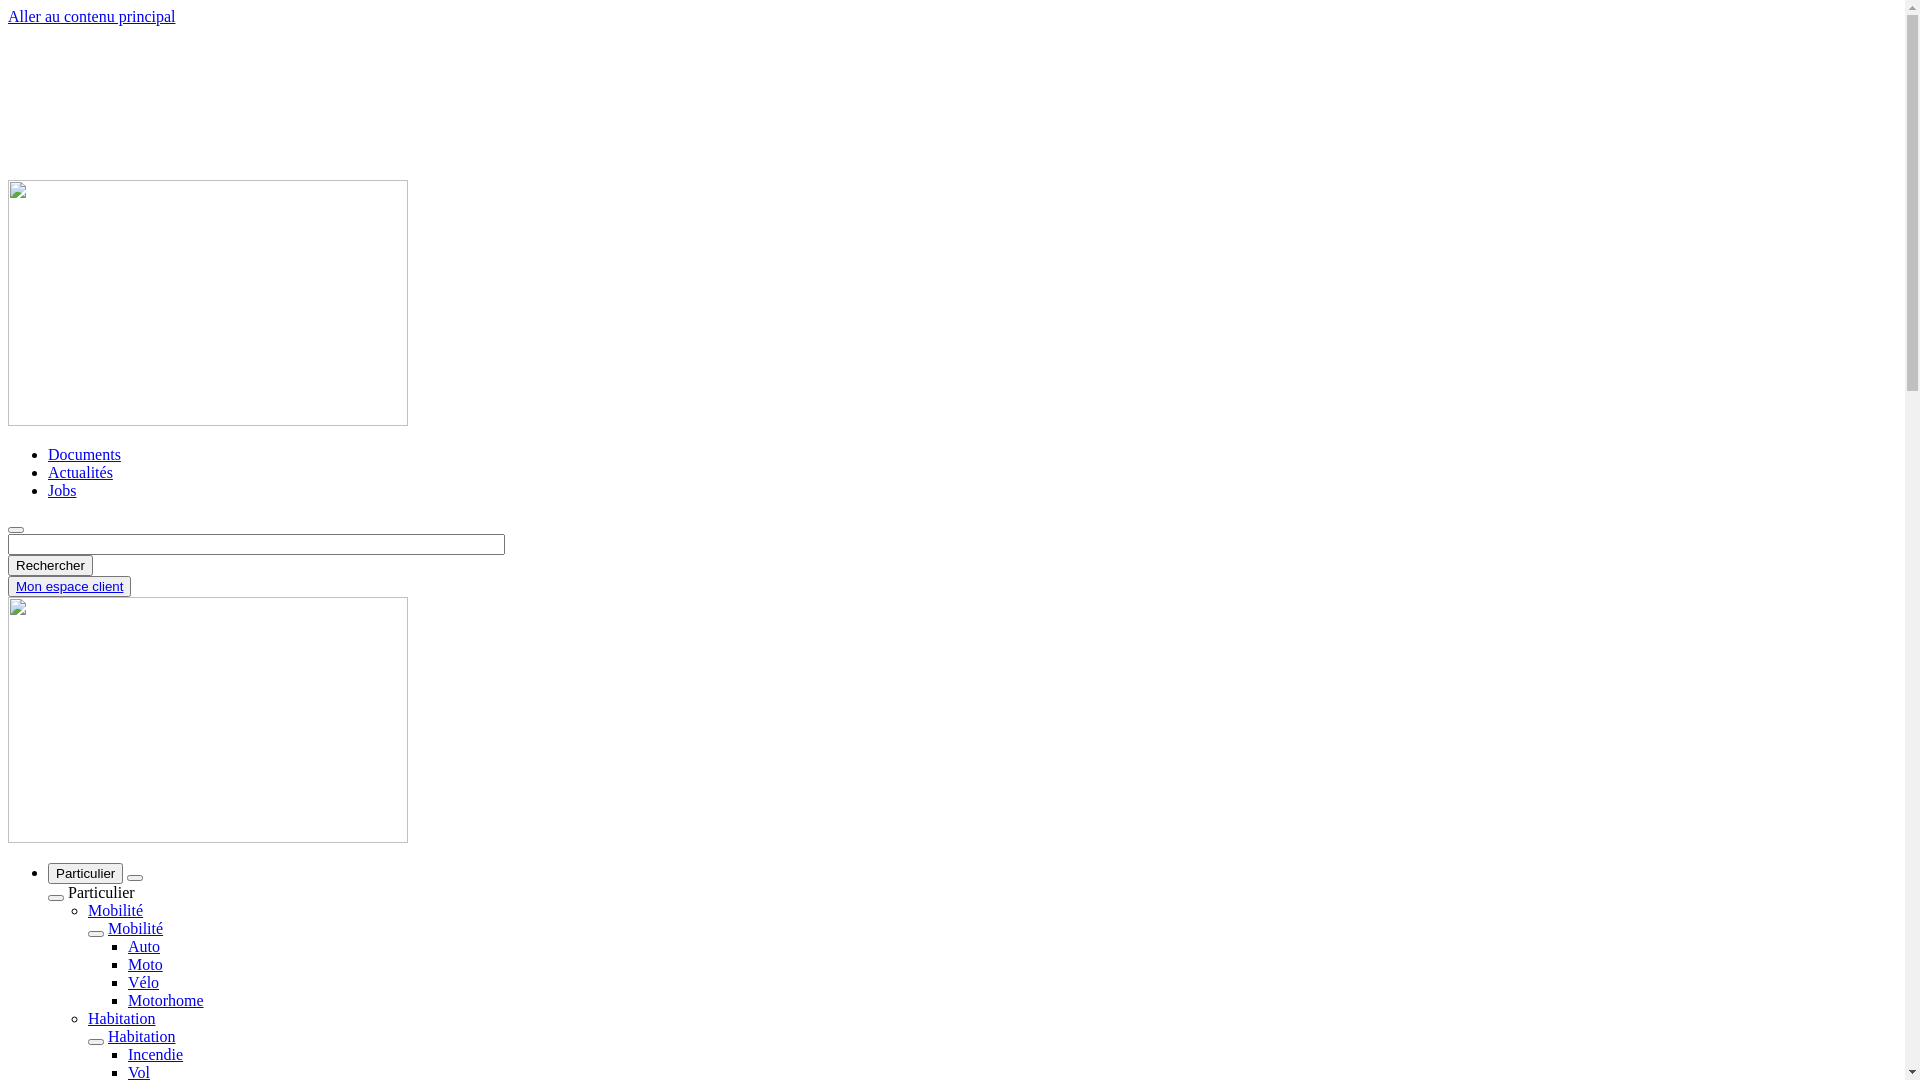  I want to click on 'Aller au contenu principal', so click(8, 16).